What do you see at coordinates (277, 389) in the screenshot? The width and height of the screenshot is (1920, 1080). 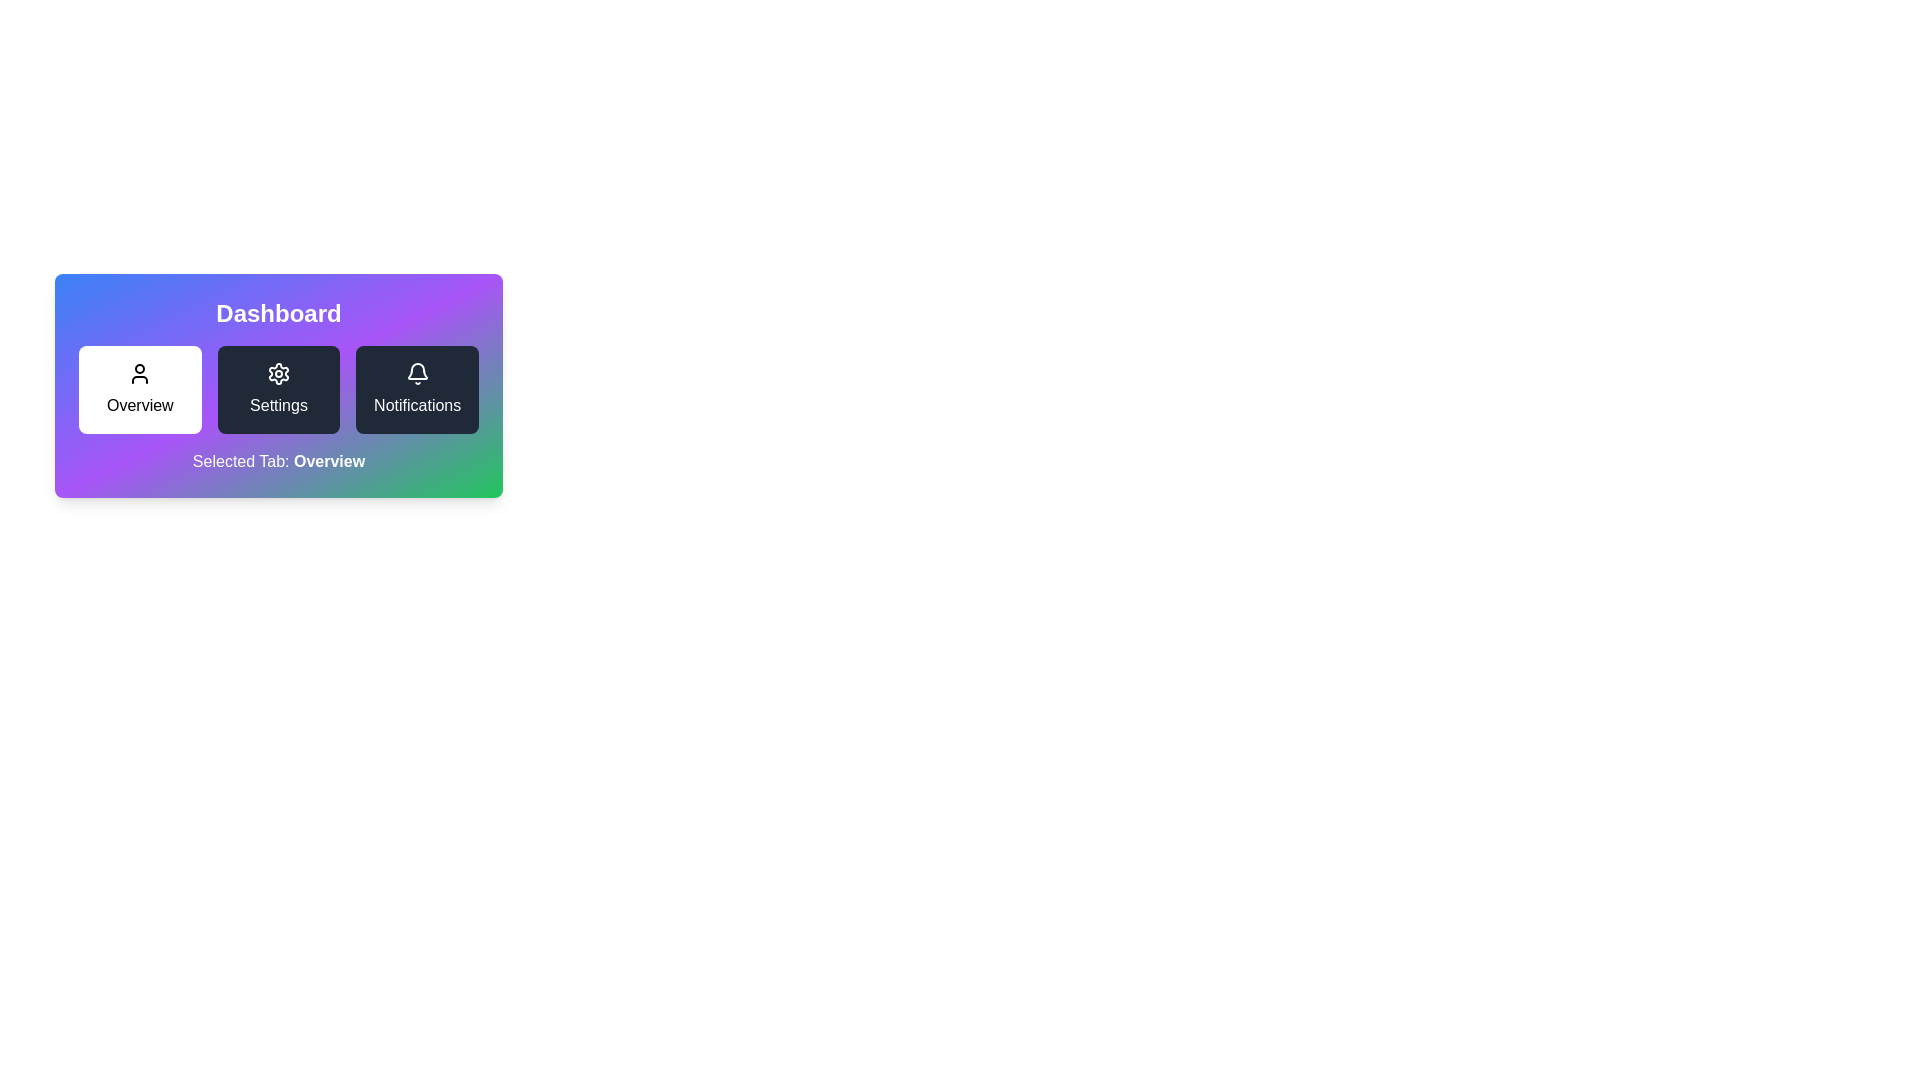 I see `the 'Settings' button, which is a rectangular button with rounded corners, dark gray background, and white text and icon, featuring a cogwheel icon above the text` at bounding box center [277, 389].